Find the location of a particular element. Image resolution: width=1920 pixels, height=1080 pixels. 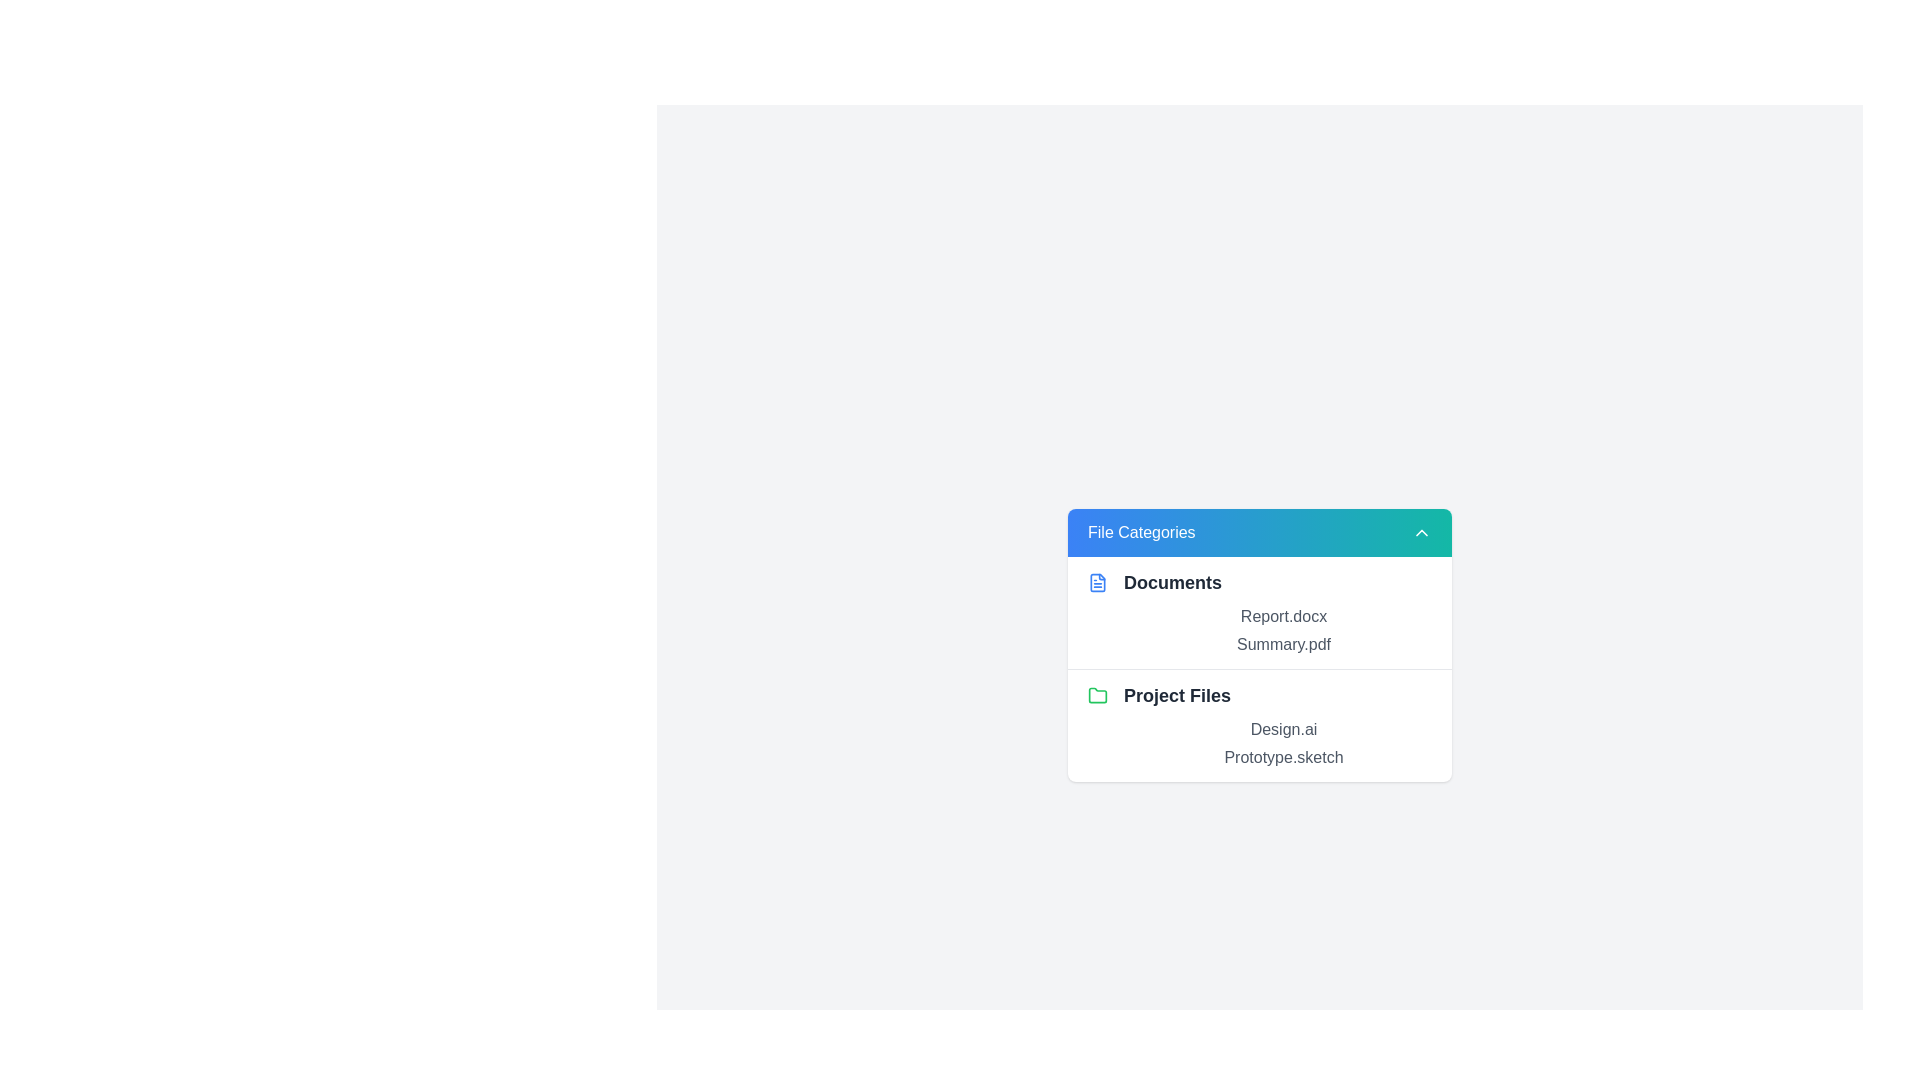

the list item displaying 'Design.ai' and 'Prototype.sketch' under the 'Project Files' heading is located at coordinates (1258, 743).